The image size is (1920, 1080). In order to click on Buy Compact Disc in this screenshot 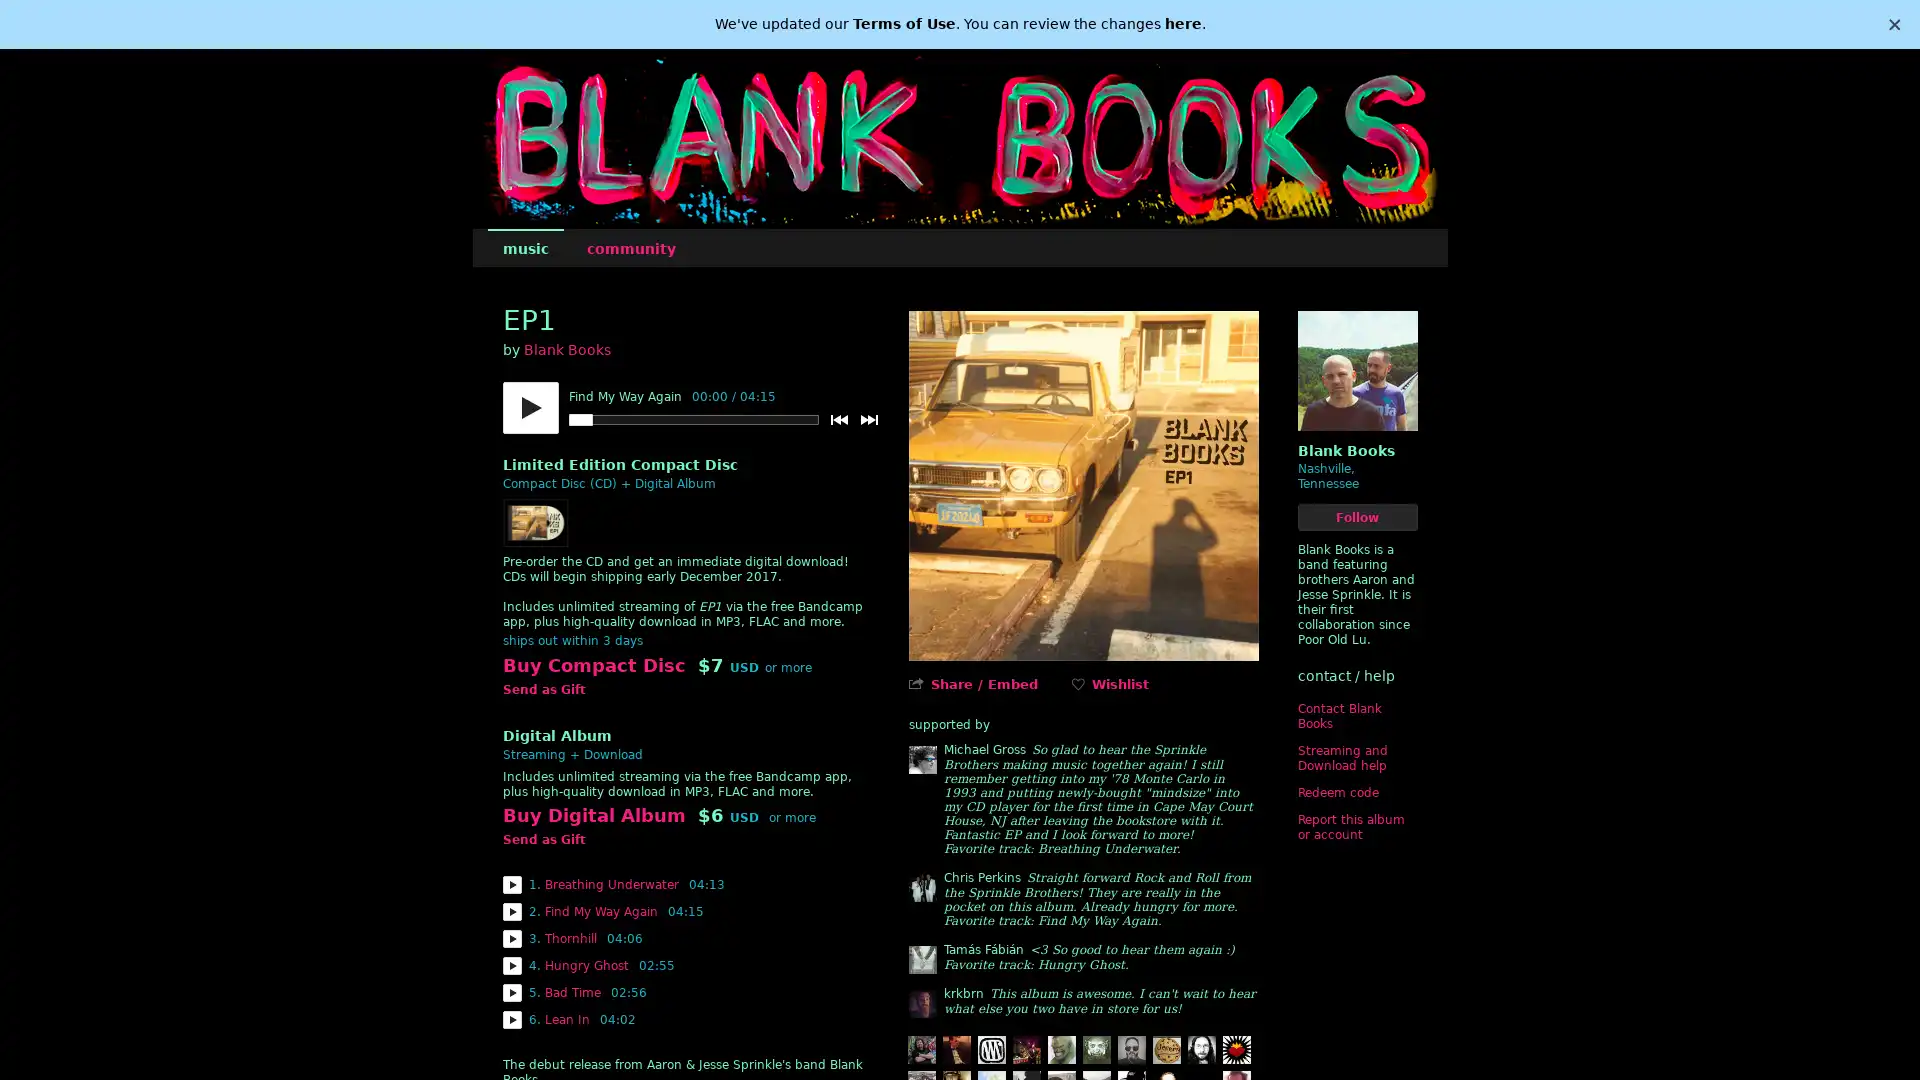, I will do `click(592, 666)`.